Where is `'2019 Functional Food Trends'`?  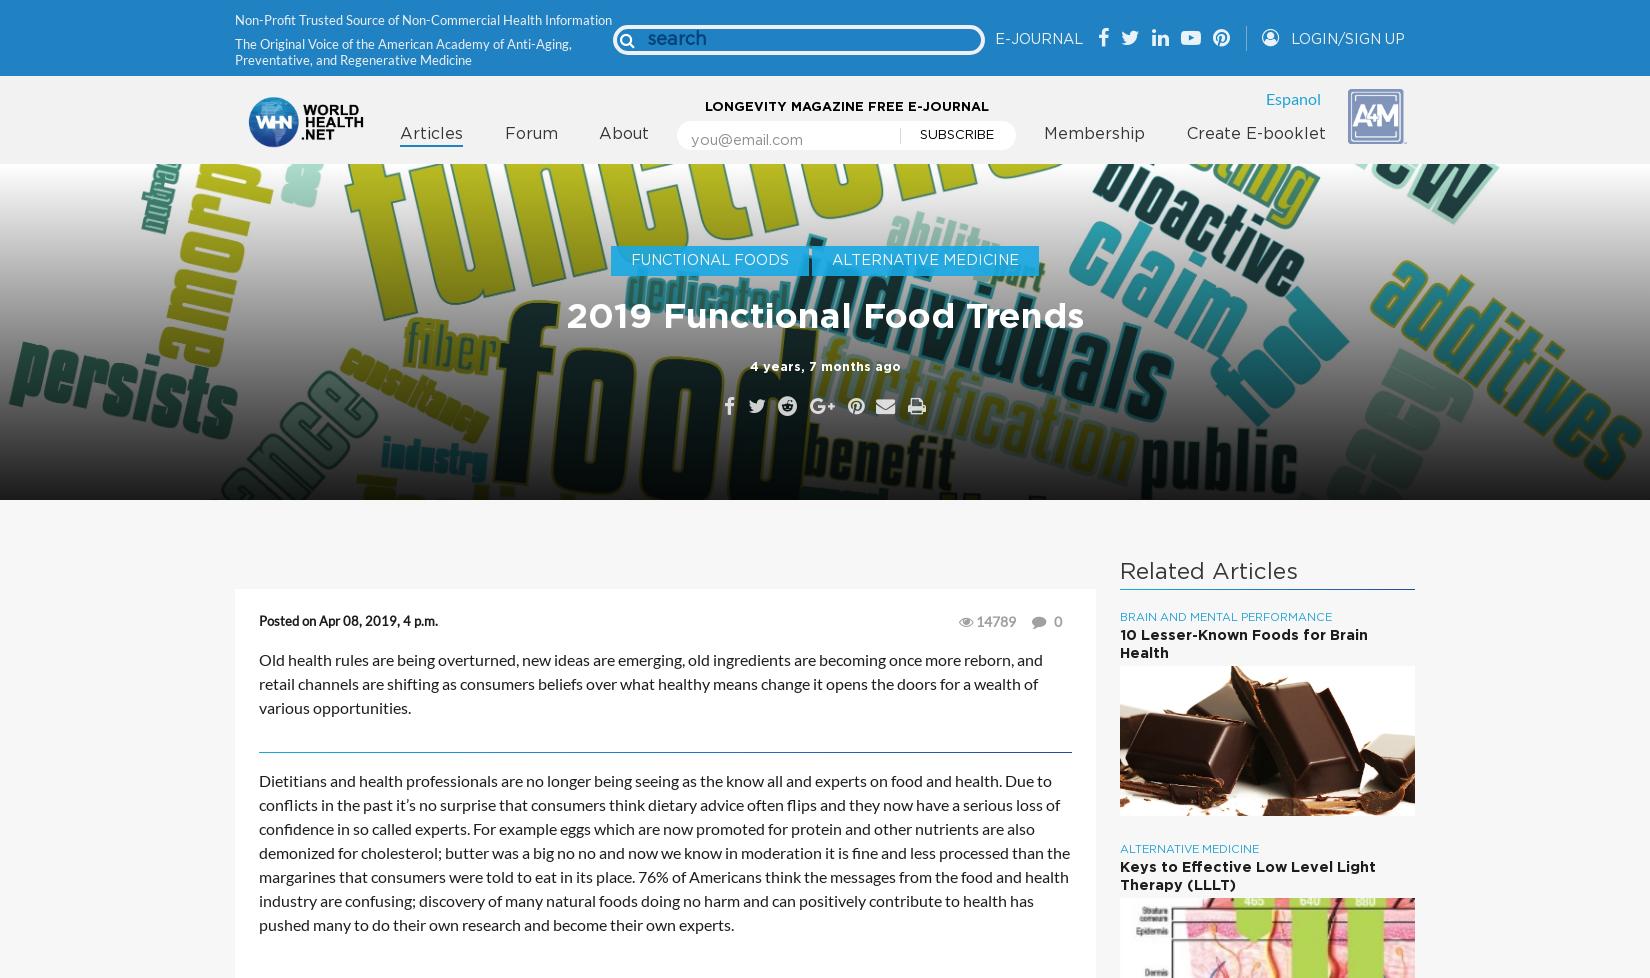 '2019 Functional Food Trends' is located at coordinates (825, 316).